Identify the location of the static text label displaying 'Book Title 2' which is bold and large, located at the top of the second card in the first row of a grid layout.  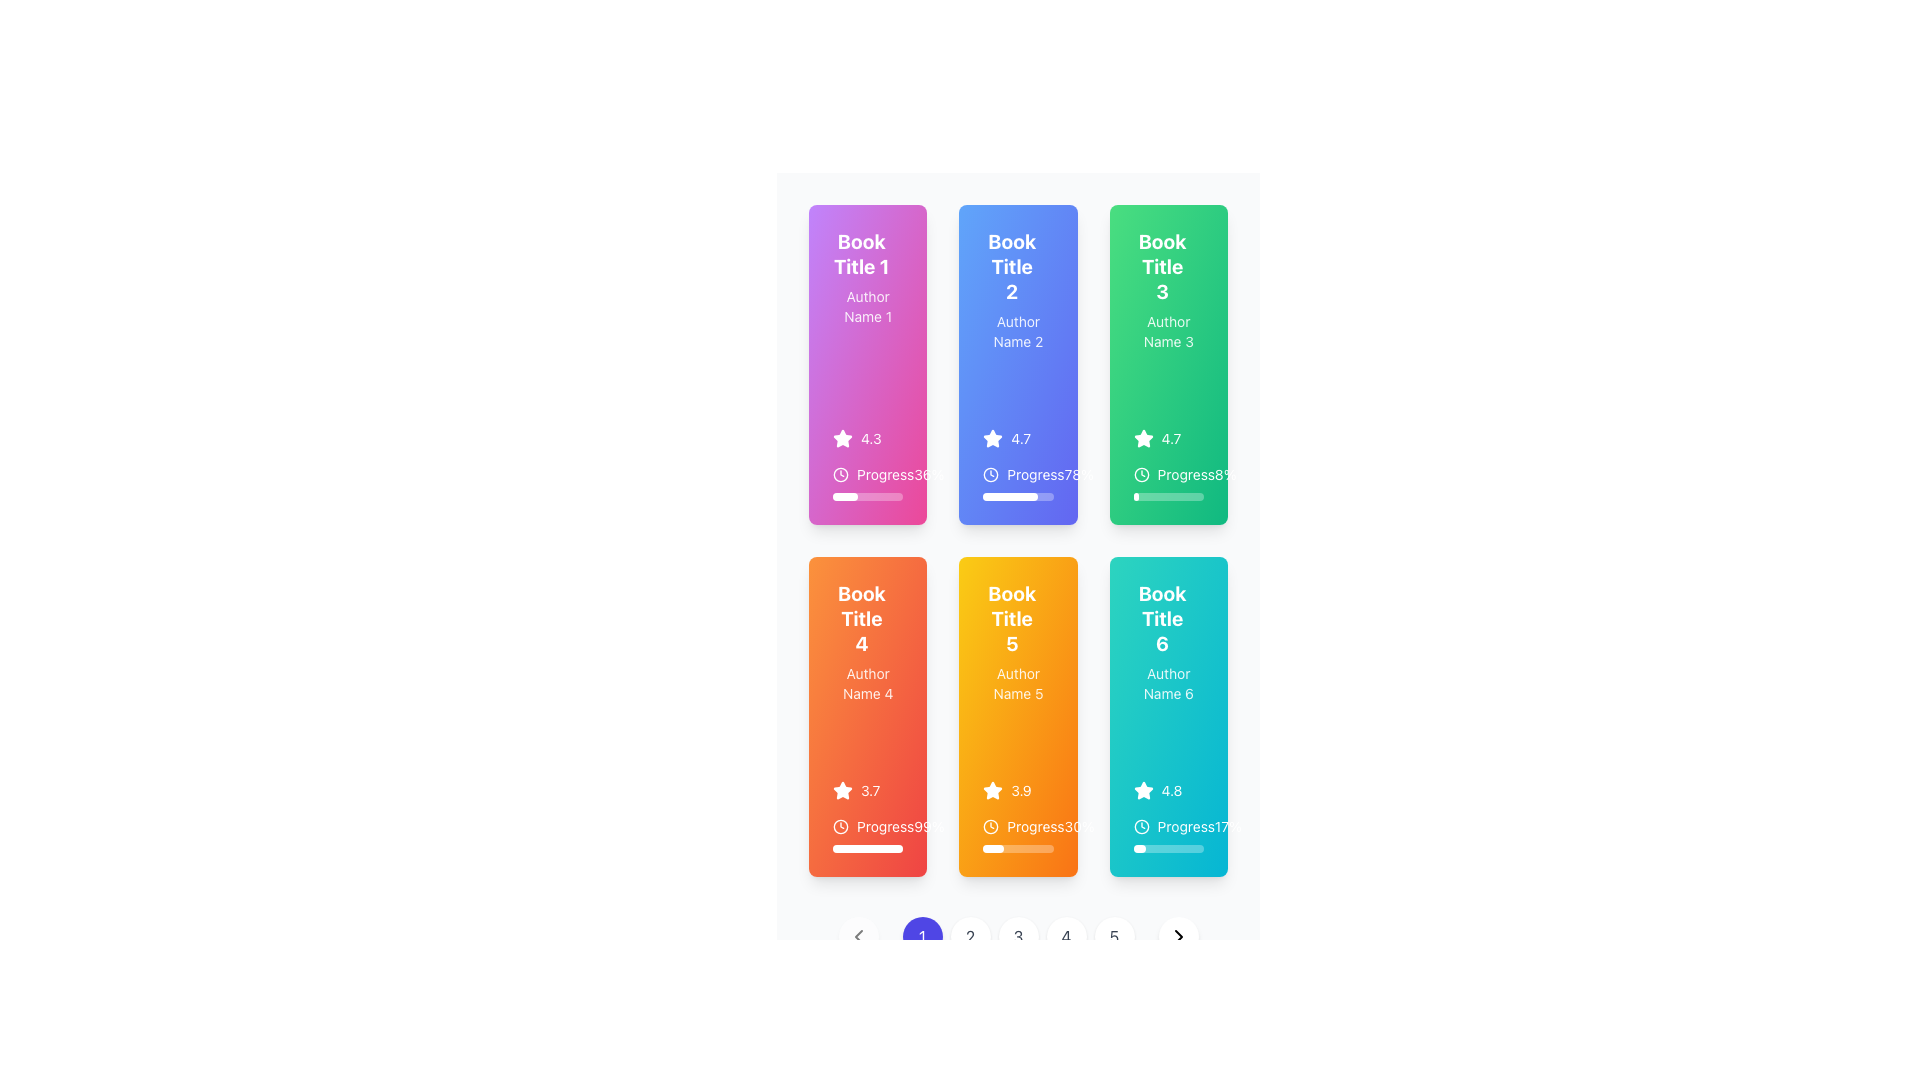
(1018, 270).